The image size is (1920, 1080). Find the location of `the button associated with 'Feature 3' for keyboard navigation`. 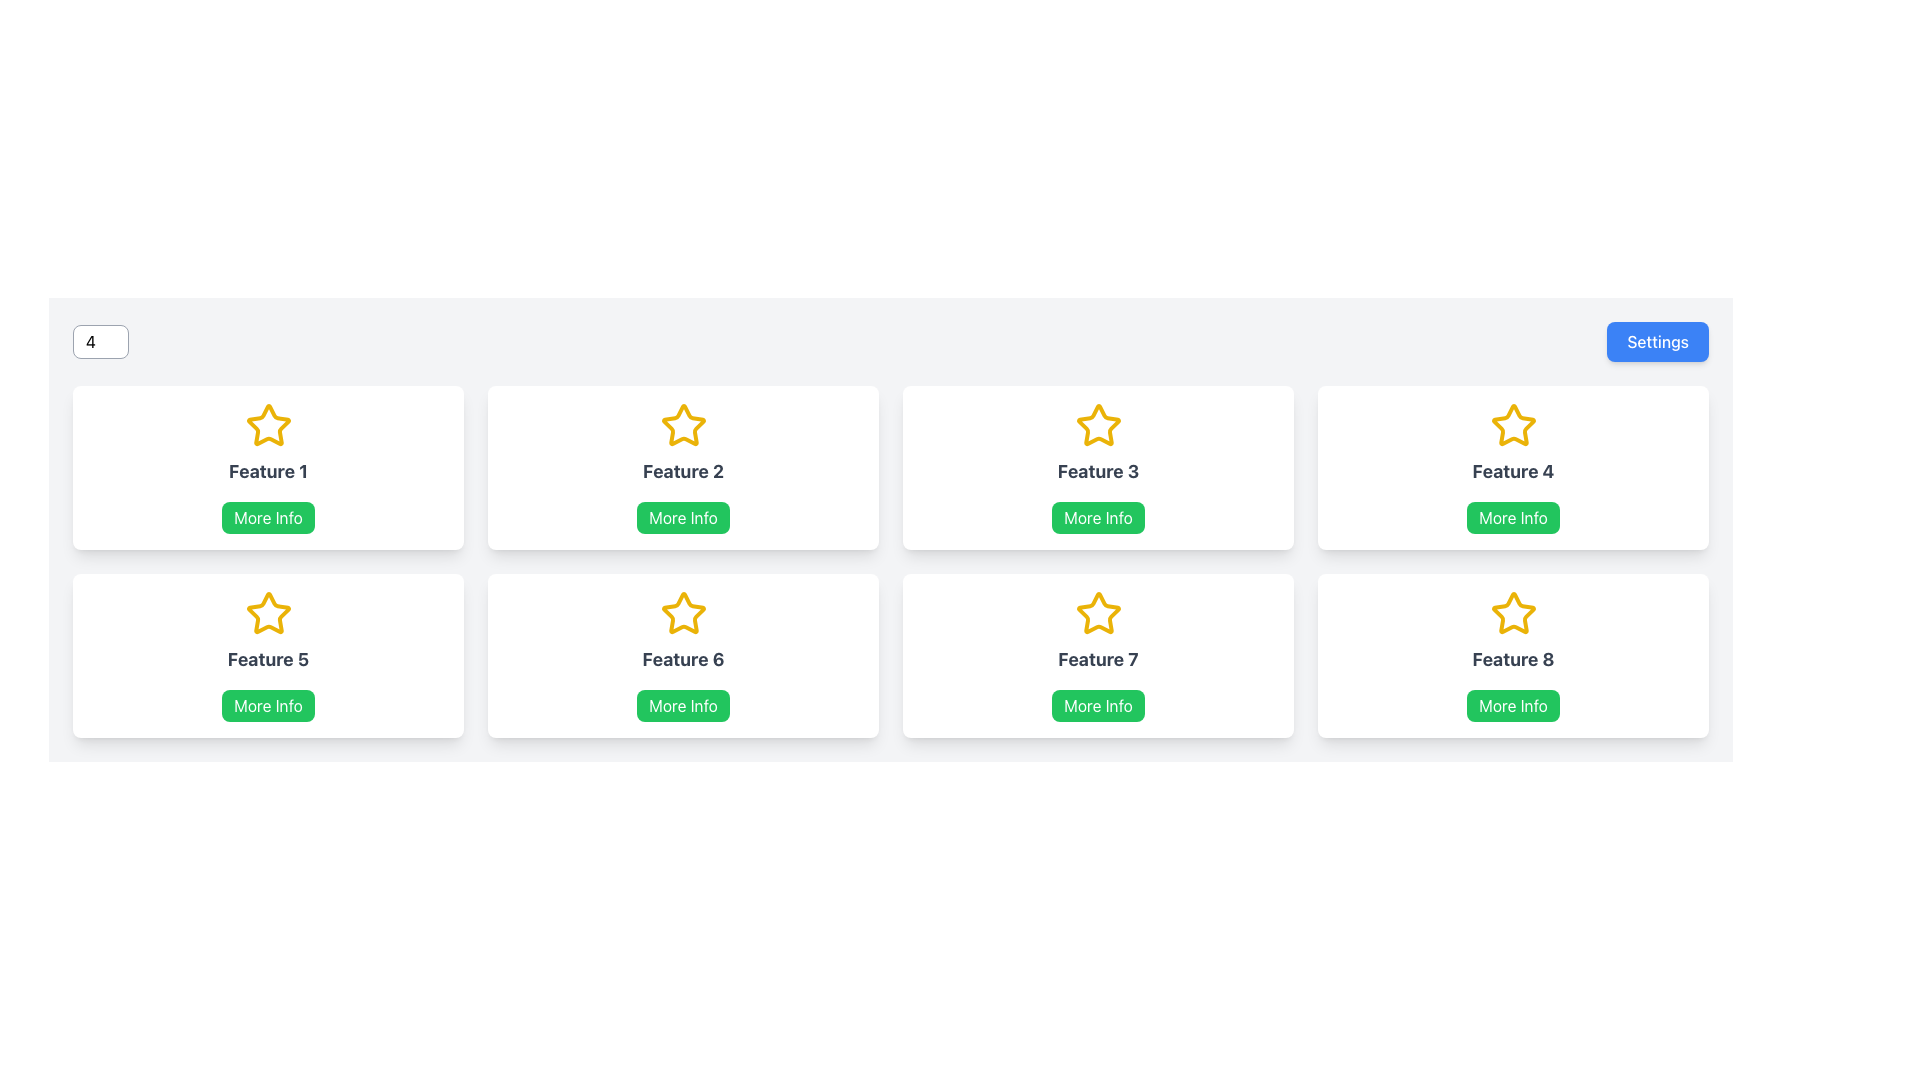

the button associated with 'Feature 3' for keyboard navigation is located at coordinates (1097, 516).